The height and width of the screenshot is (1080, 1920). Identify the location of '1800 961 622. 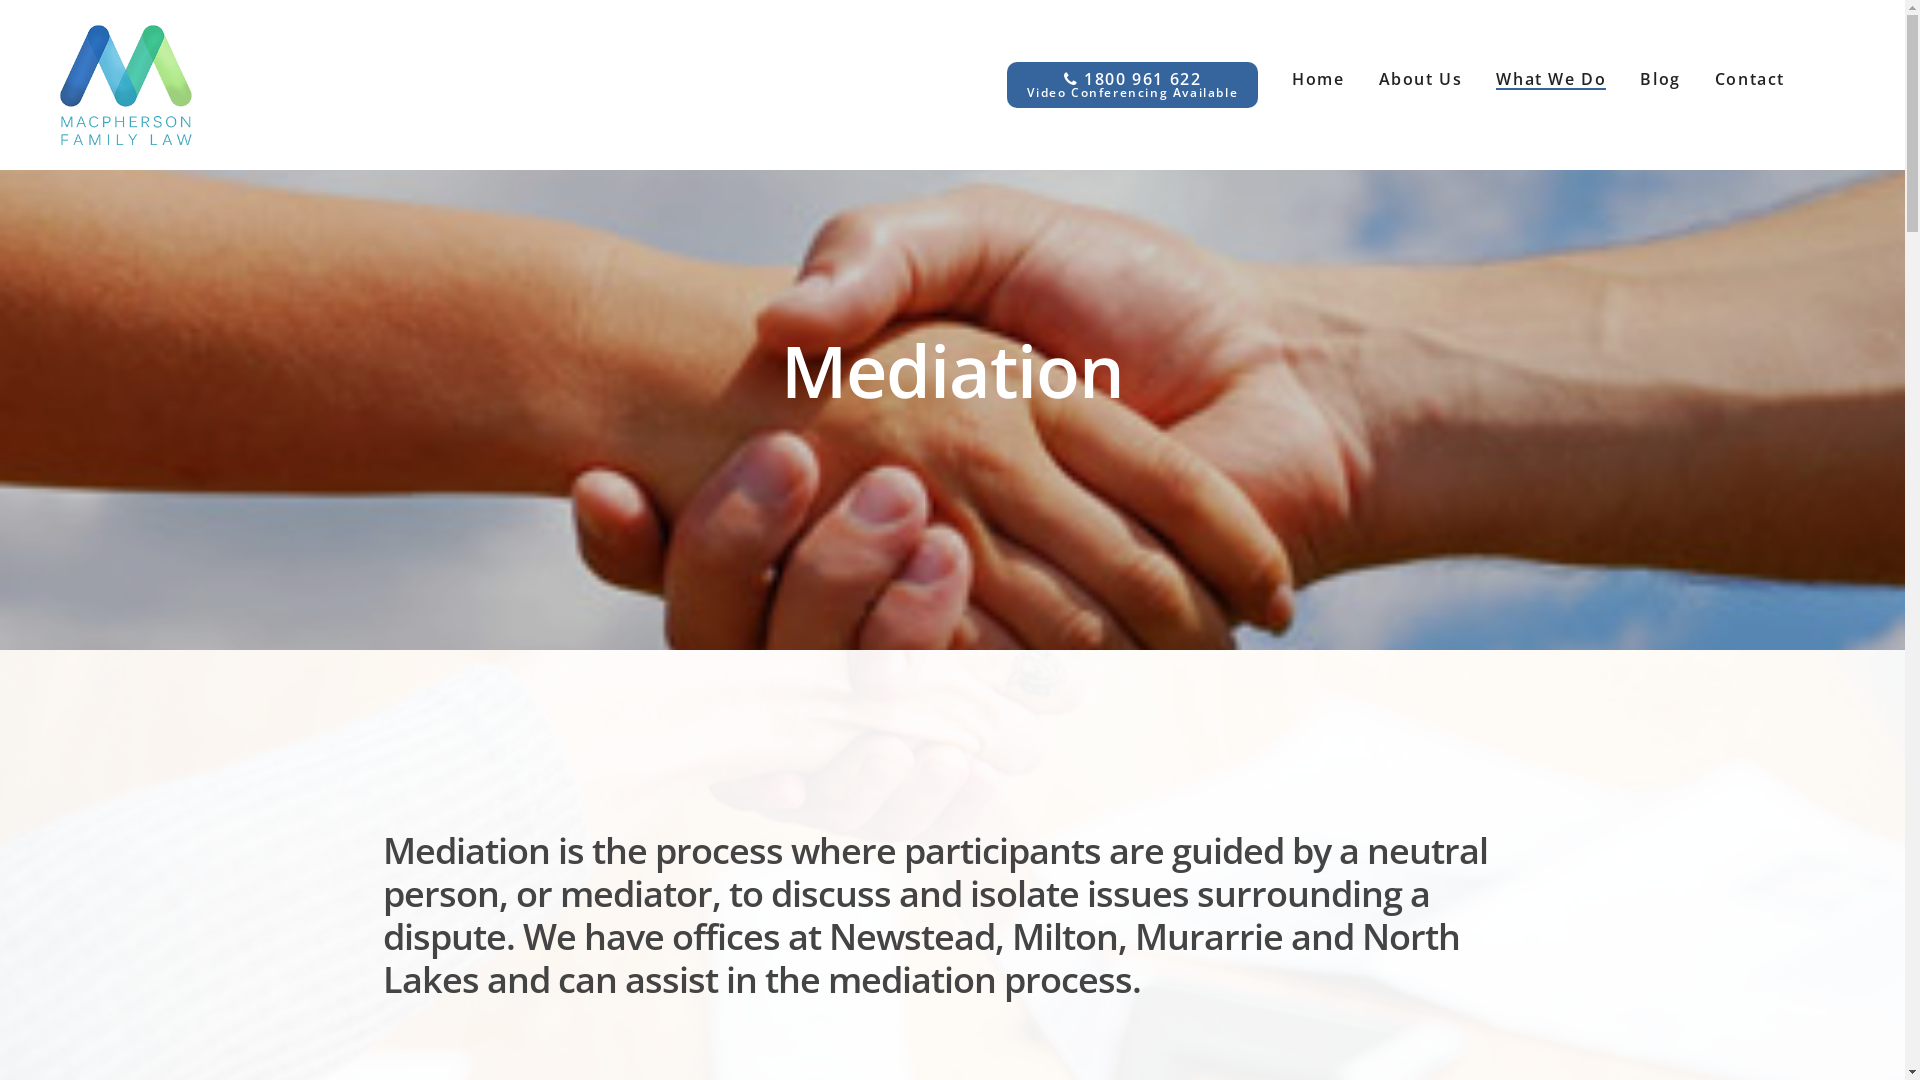
(1132, 83).